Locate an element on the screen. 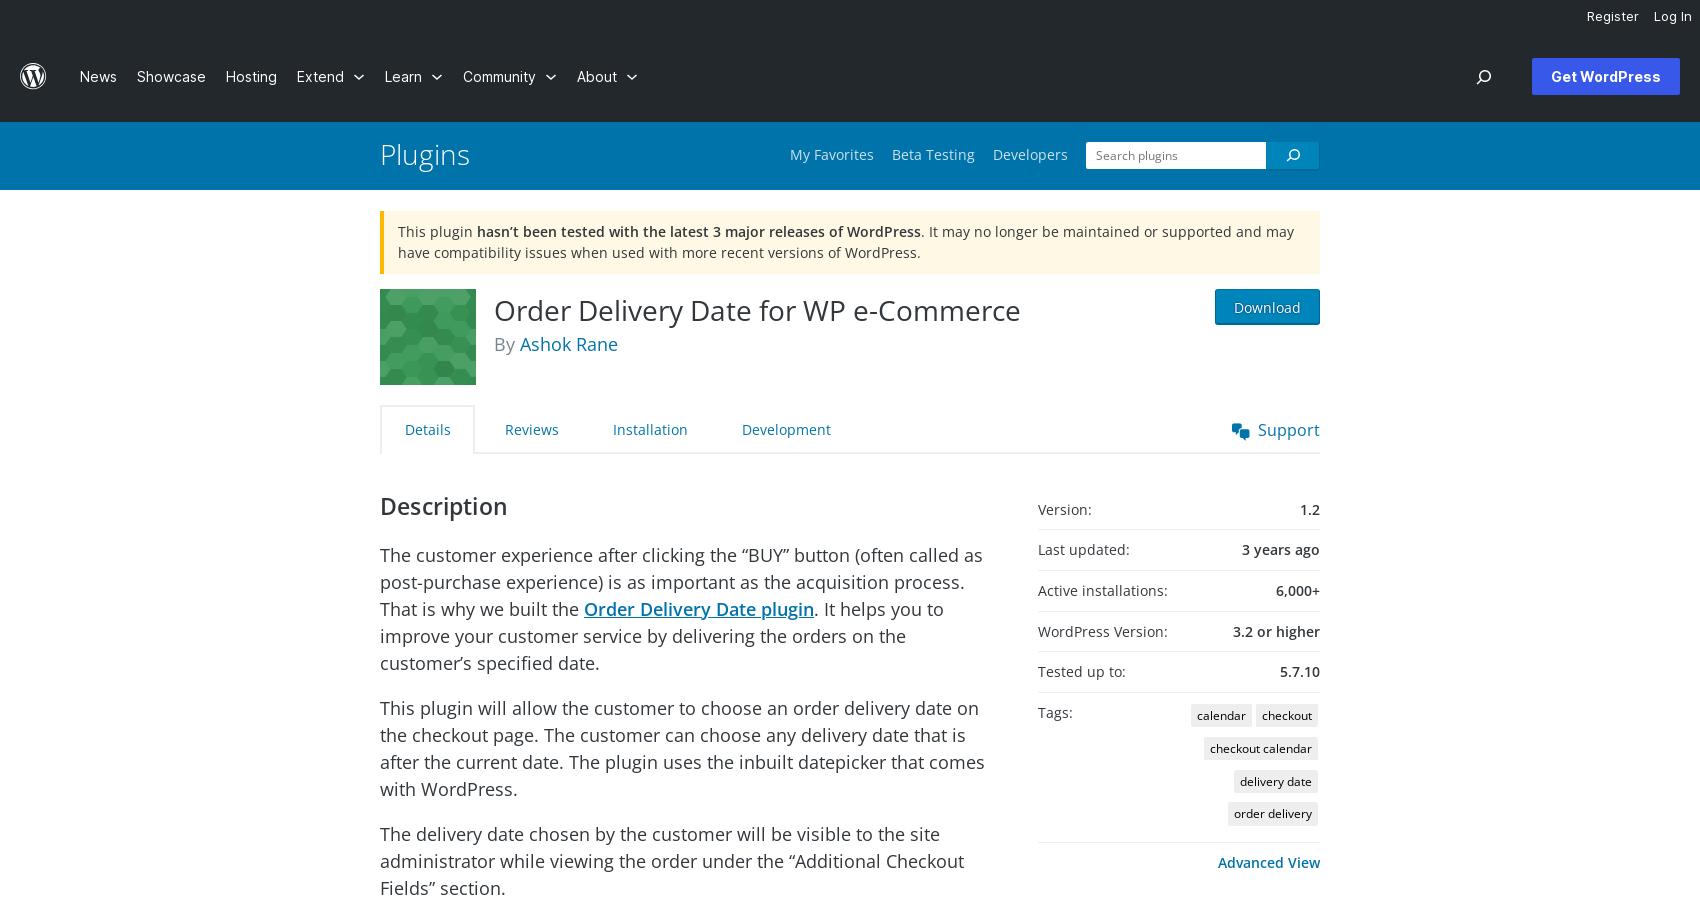  'Learn' is located at coordinates (402, 75).